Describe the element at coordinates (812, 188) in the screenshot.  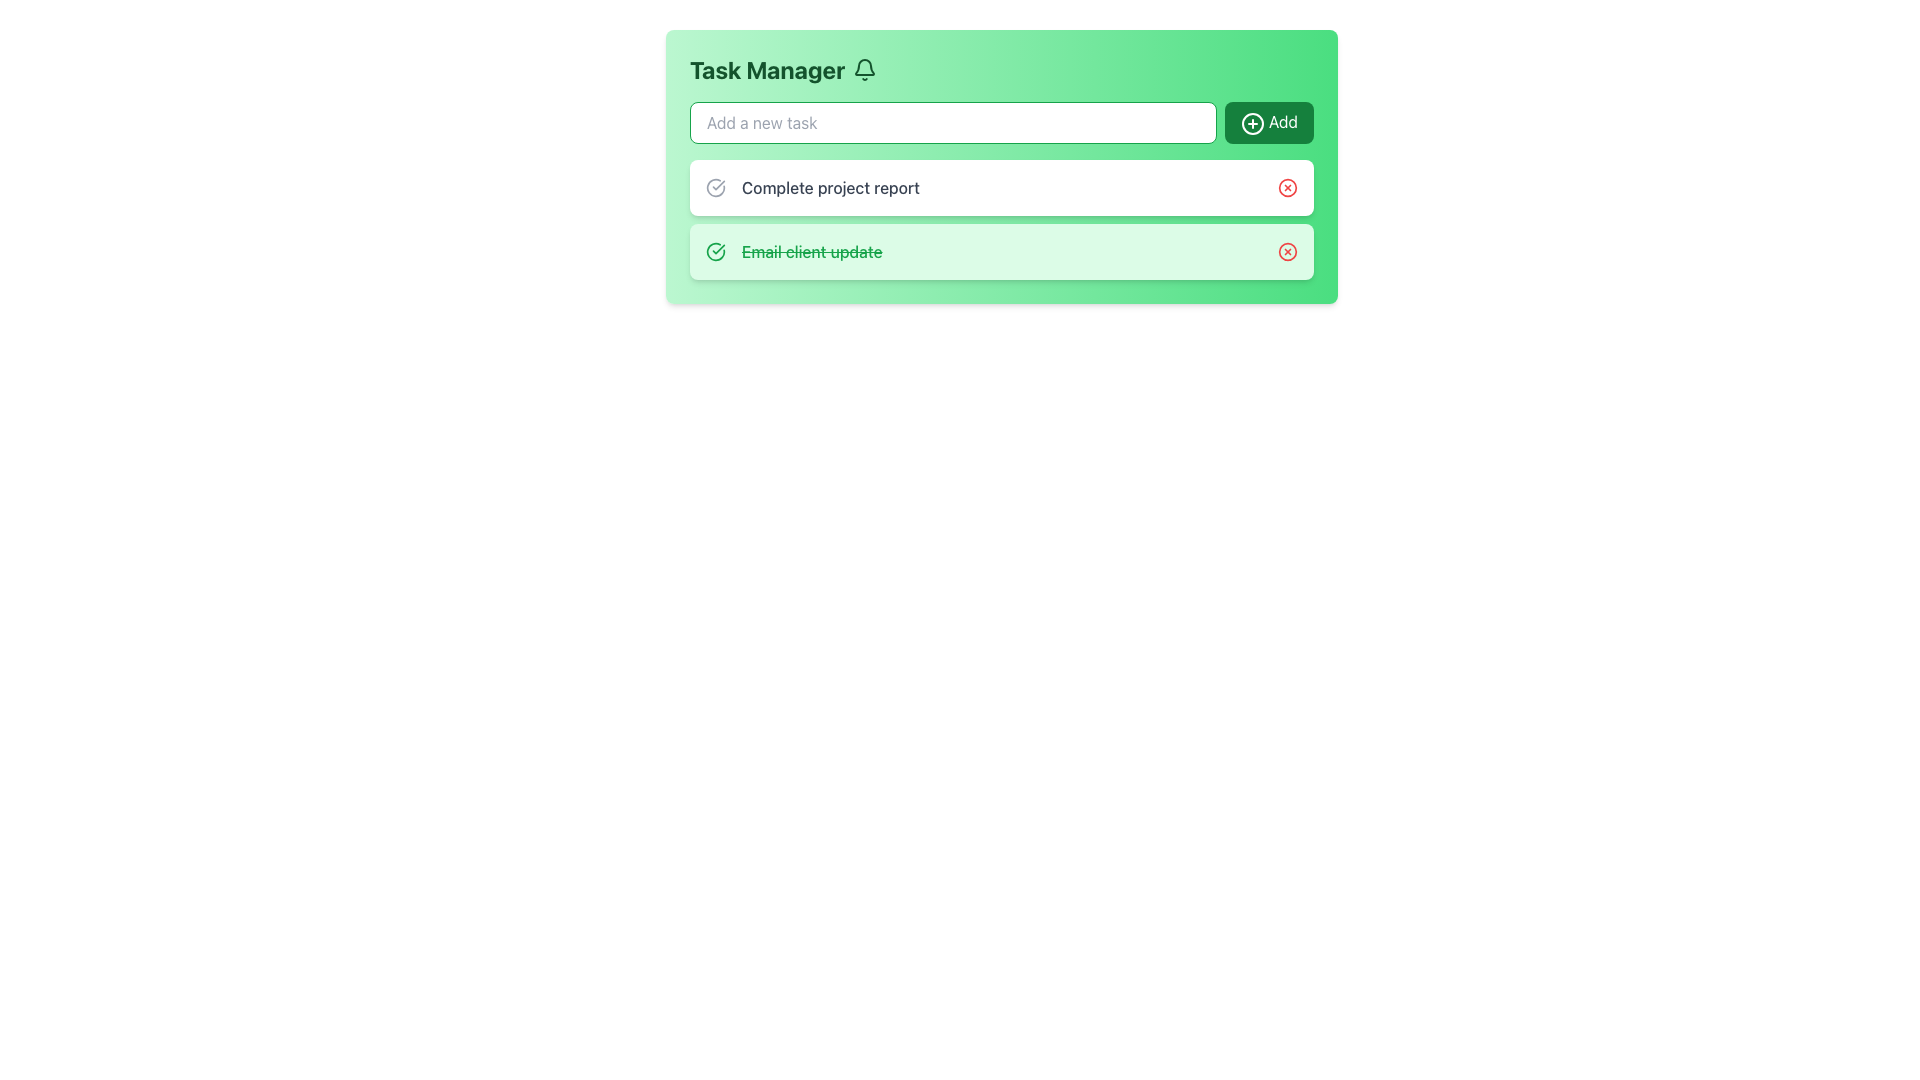
I see `the text label reading 'Complete project report' which is styled in bold dark gray color and located in a task management interface` at that location.